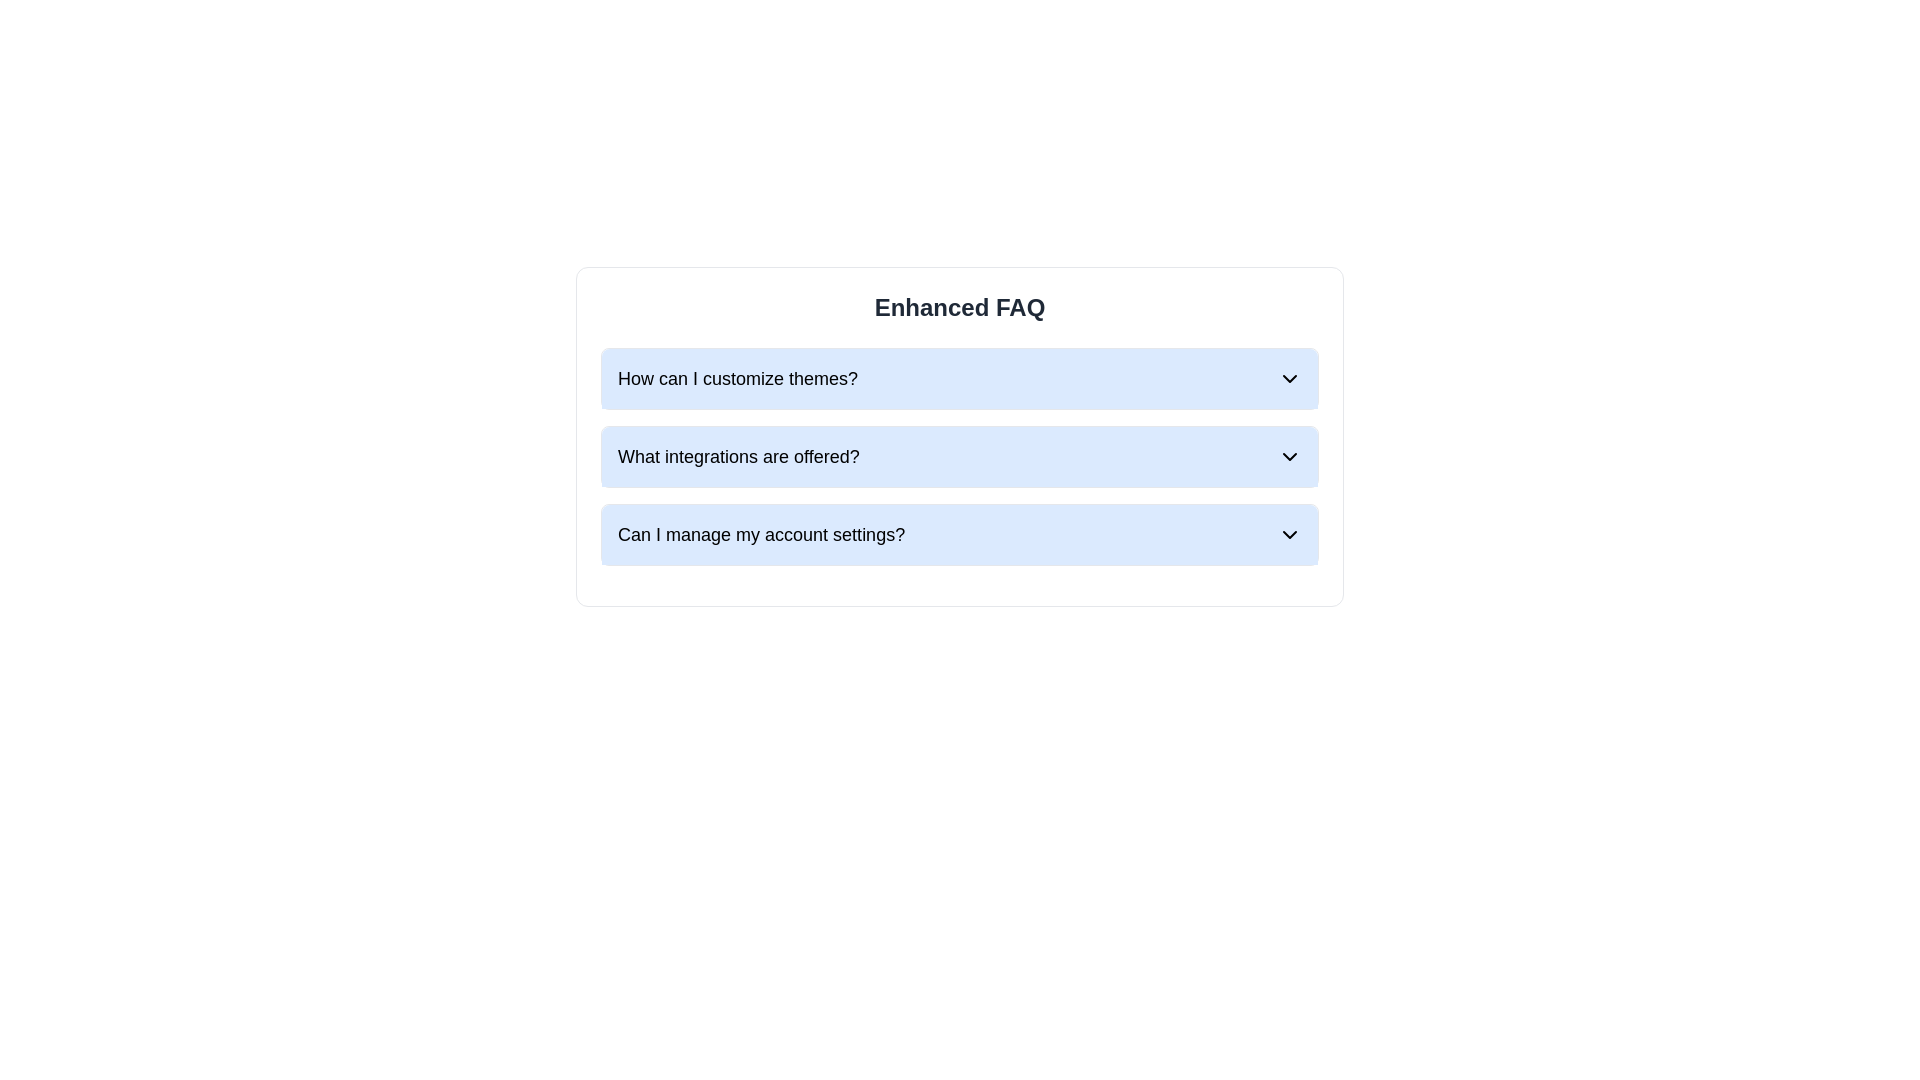  I want to click on the downward-pointing chevron icon located on the right side of the row titled 'What integrations are offered?', so click(1290, 456).